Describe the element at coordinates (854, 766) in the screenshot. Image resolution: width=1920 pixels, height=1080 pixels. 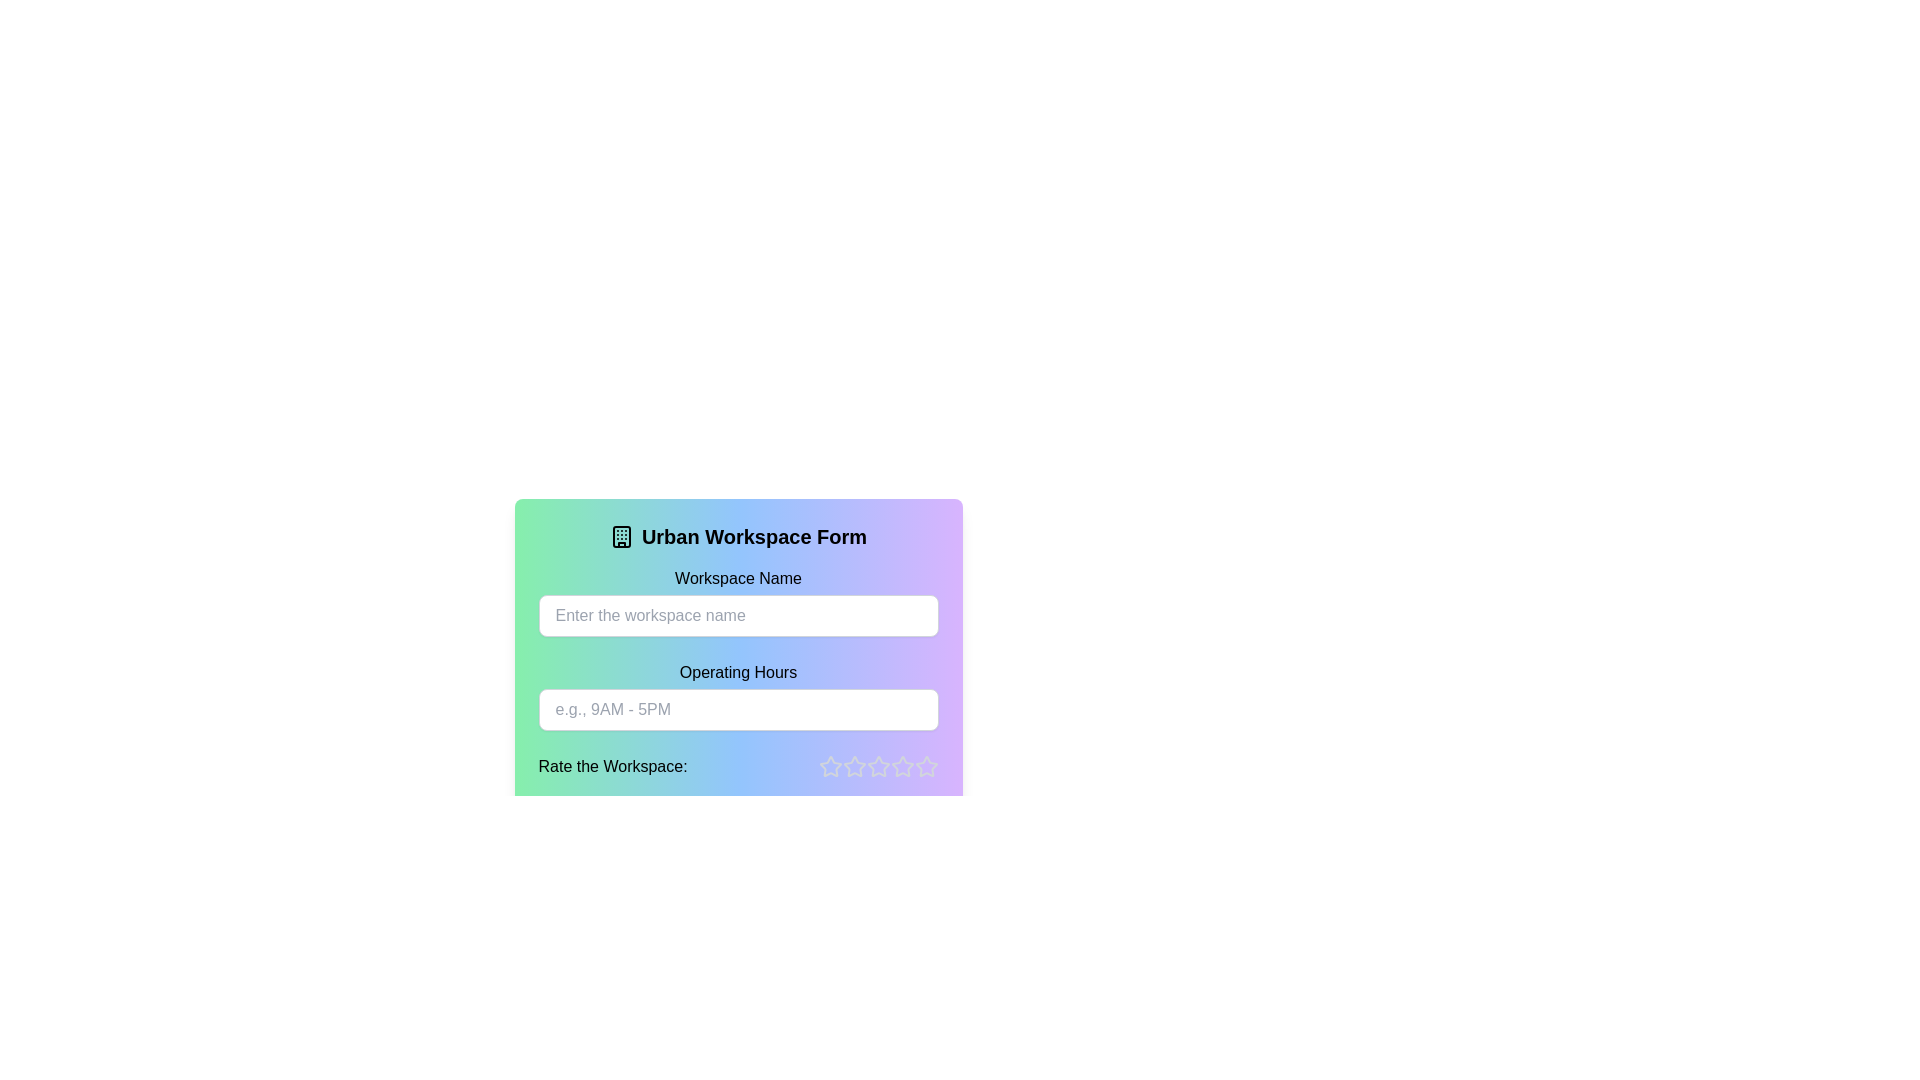
I see `the third star icon in the horizontal sequence of five stars under the 'Rate the Workspace:' label` at that location.